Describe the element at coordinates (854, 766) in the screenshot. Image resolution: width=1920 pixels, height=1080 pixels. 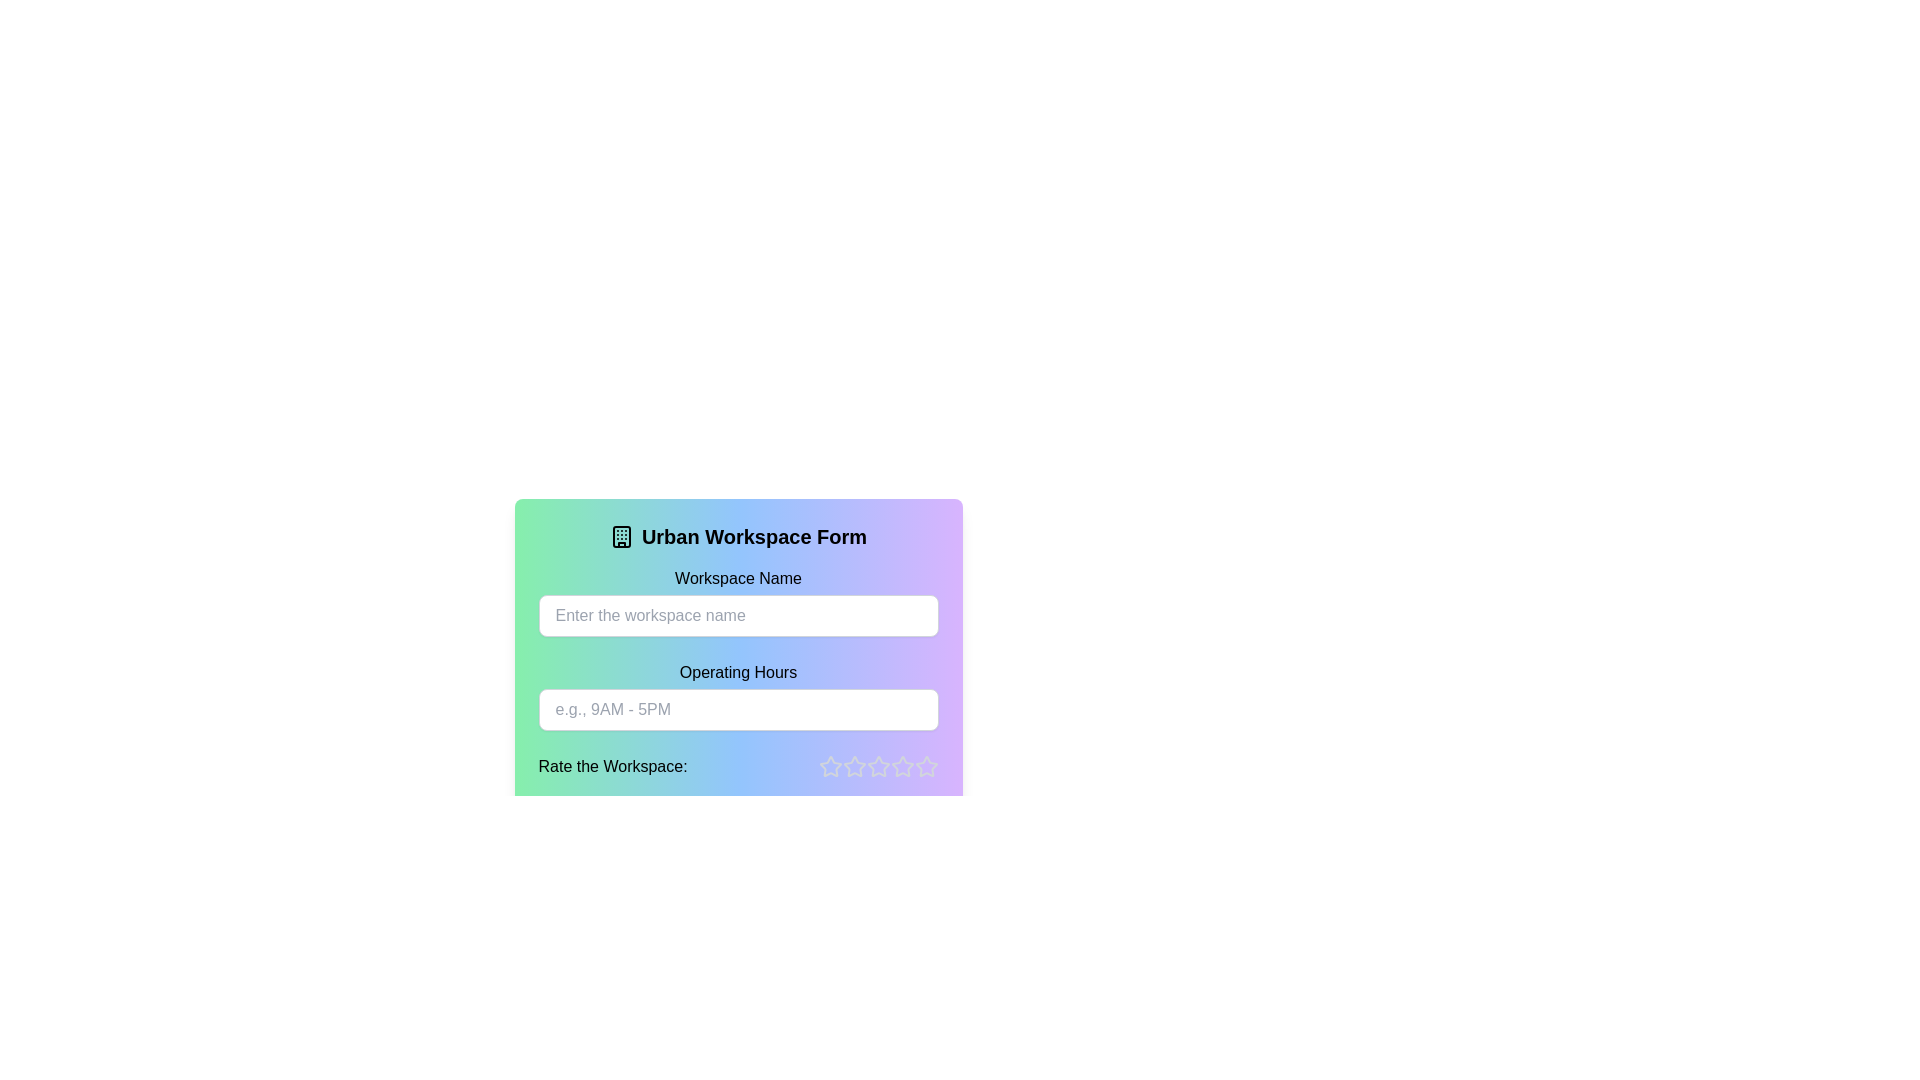
I see `the third star icon in the horizontal sequence of five stars under the 'Rate the Workspace:' label` at that location.